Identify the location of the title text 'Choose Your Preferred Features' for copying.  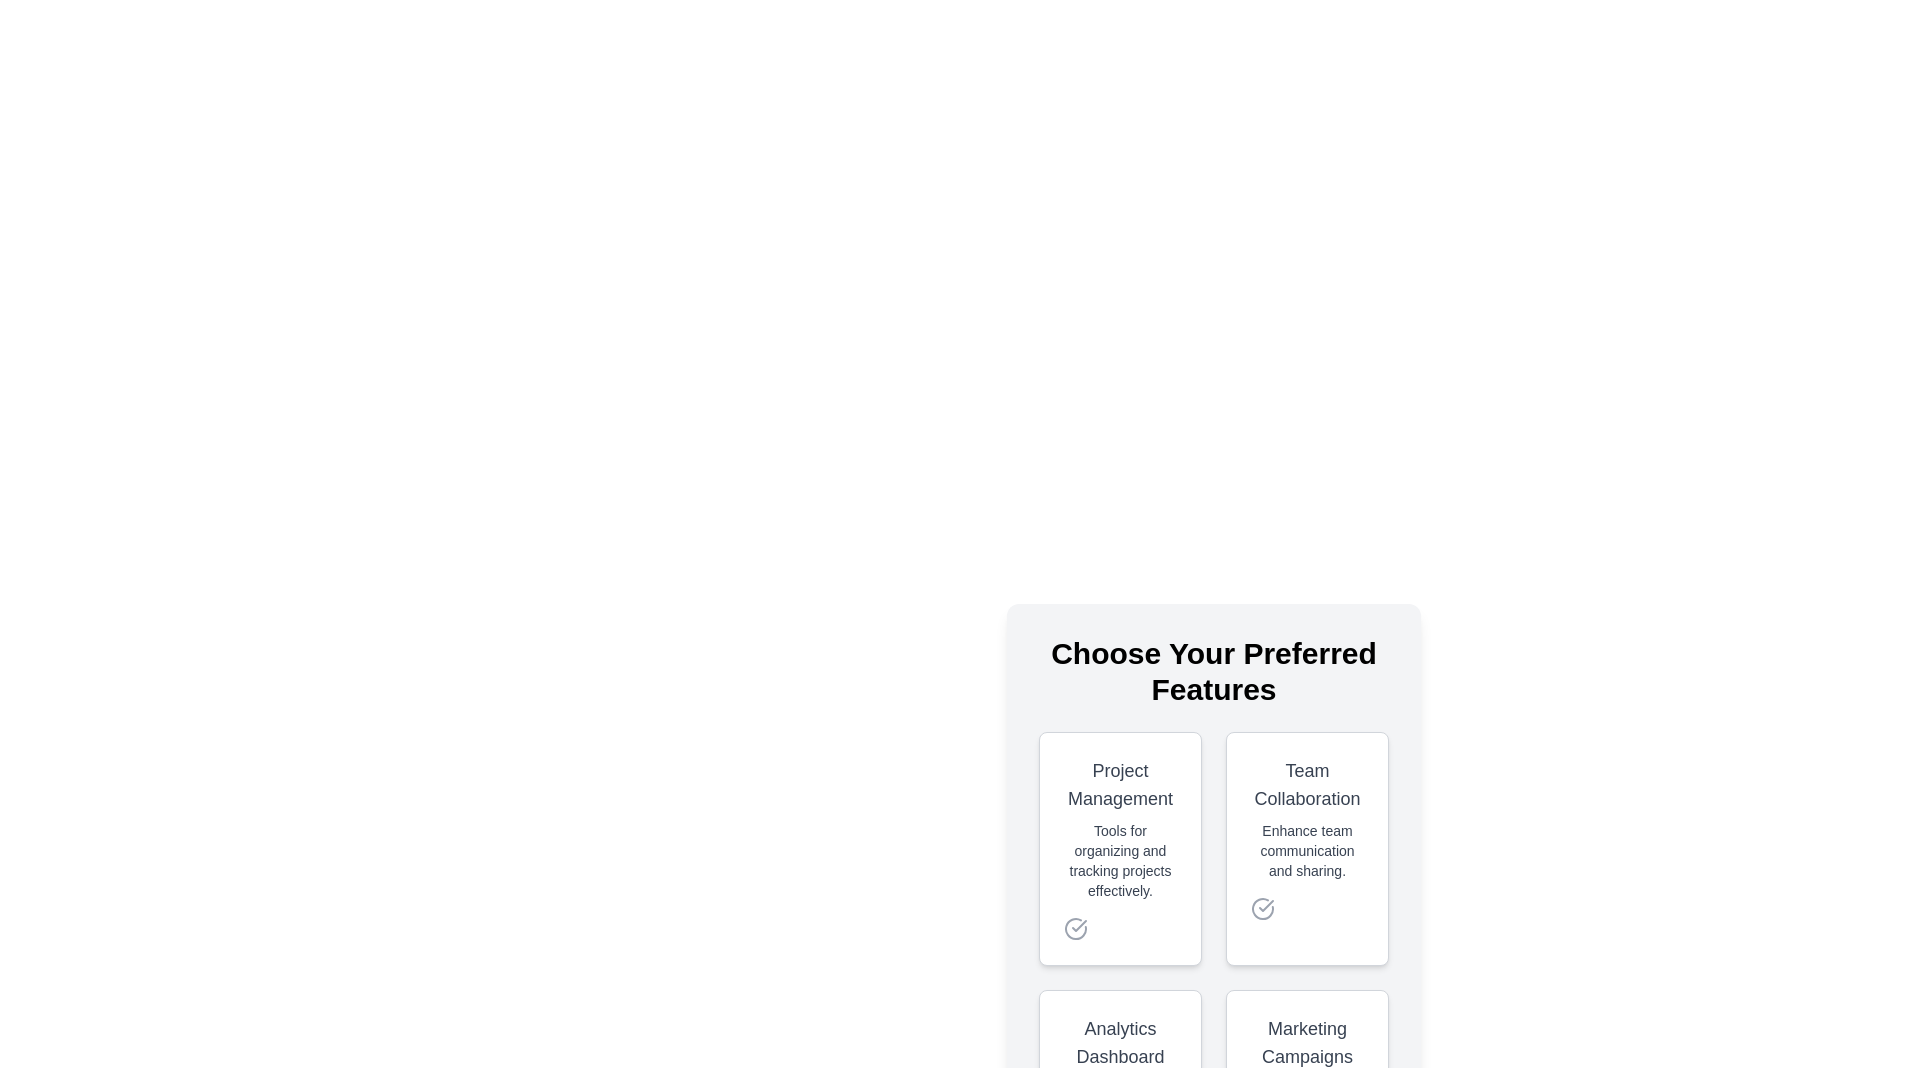
(1213, 671).